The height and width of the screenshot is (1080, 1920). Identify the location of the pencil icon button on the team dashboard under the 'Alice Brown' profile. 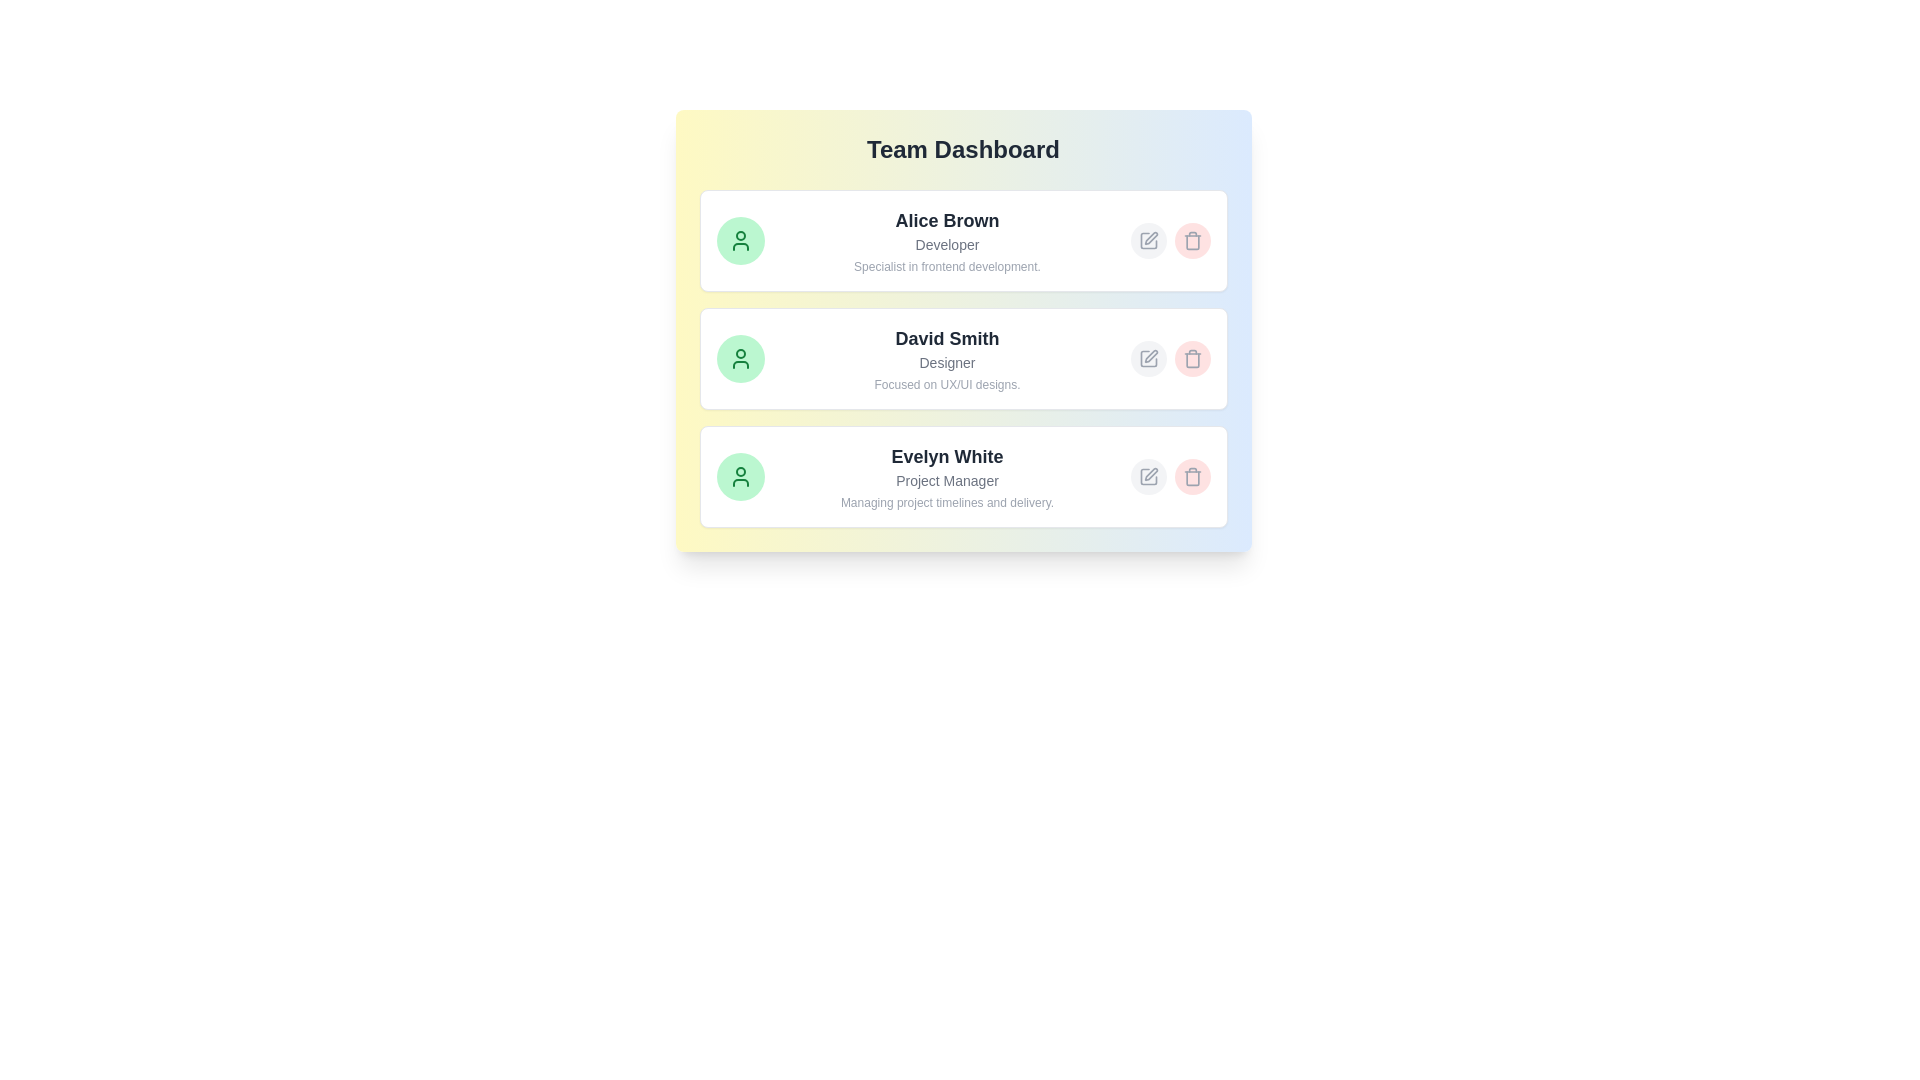
(1148, 239).